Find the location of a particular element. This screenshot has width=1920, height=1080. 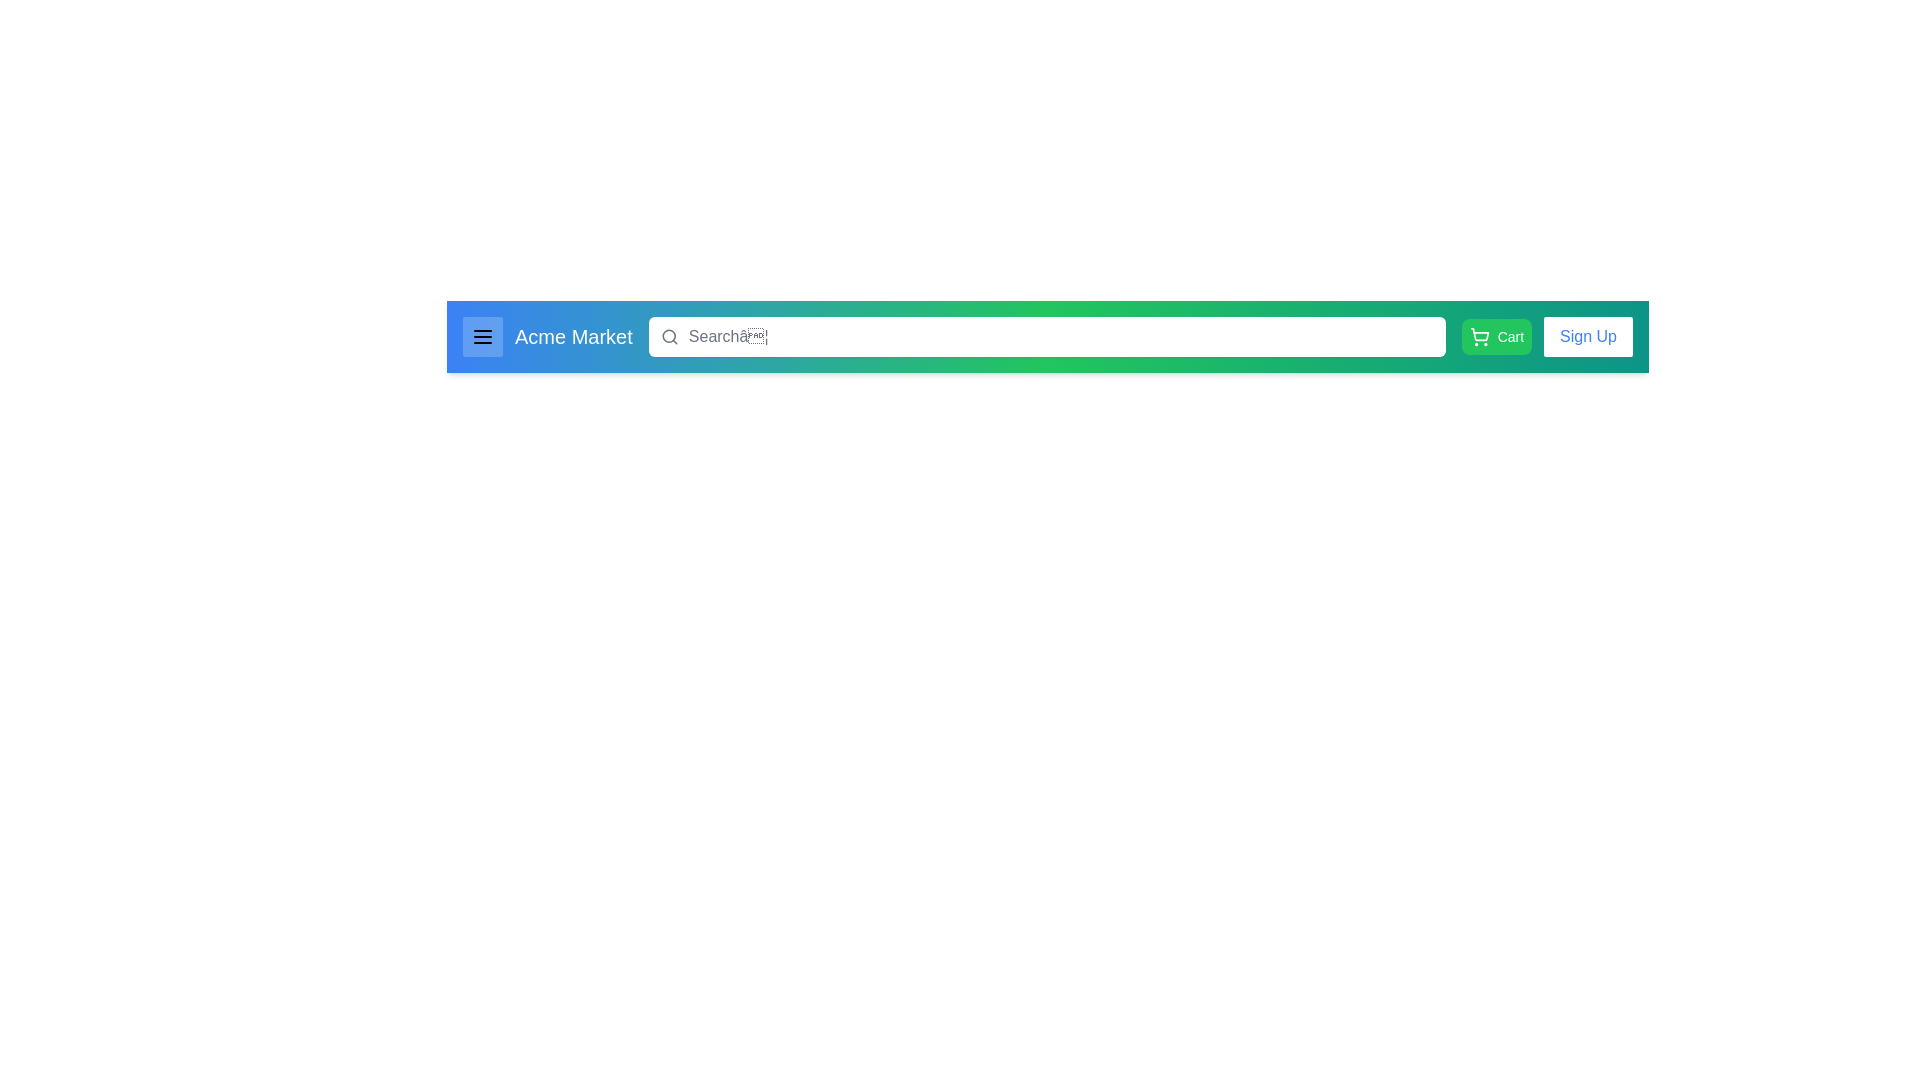

the menu button to open the navigation menu is located at coordinates (483, 335).